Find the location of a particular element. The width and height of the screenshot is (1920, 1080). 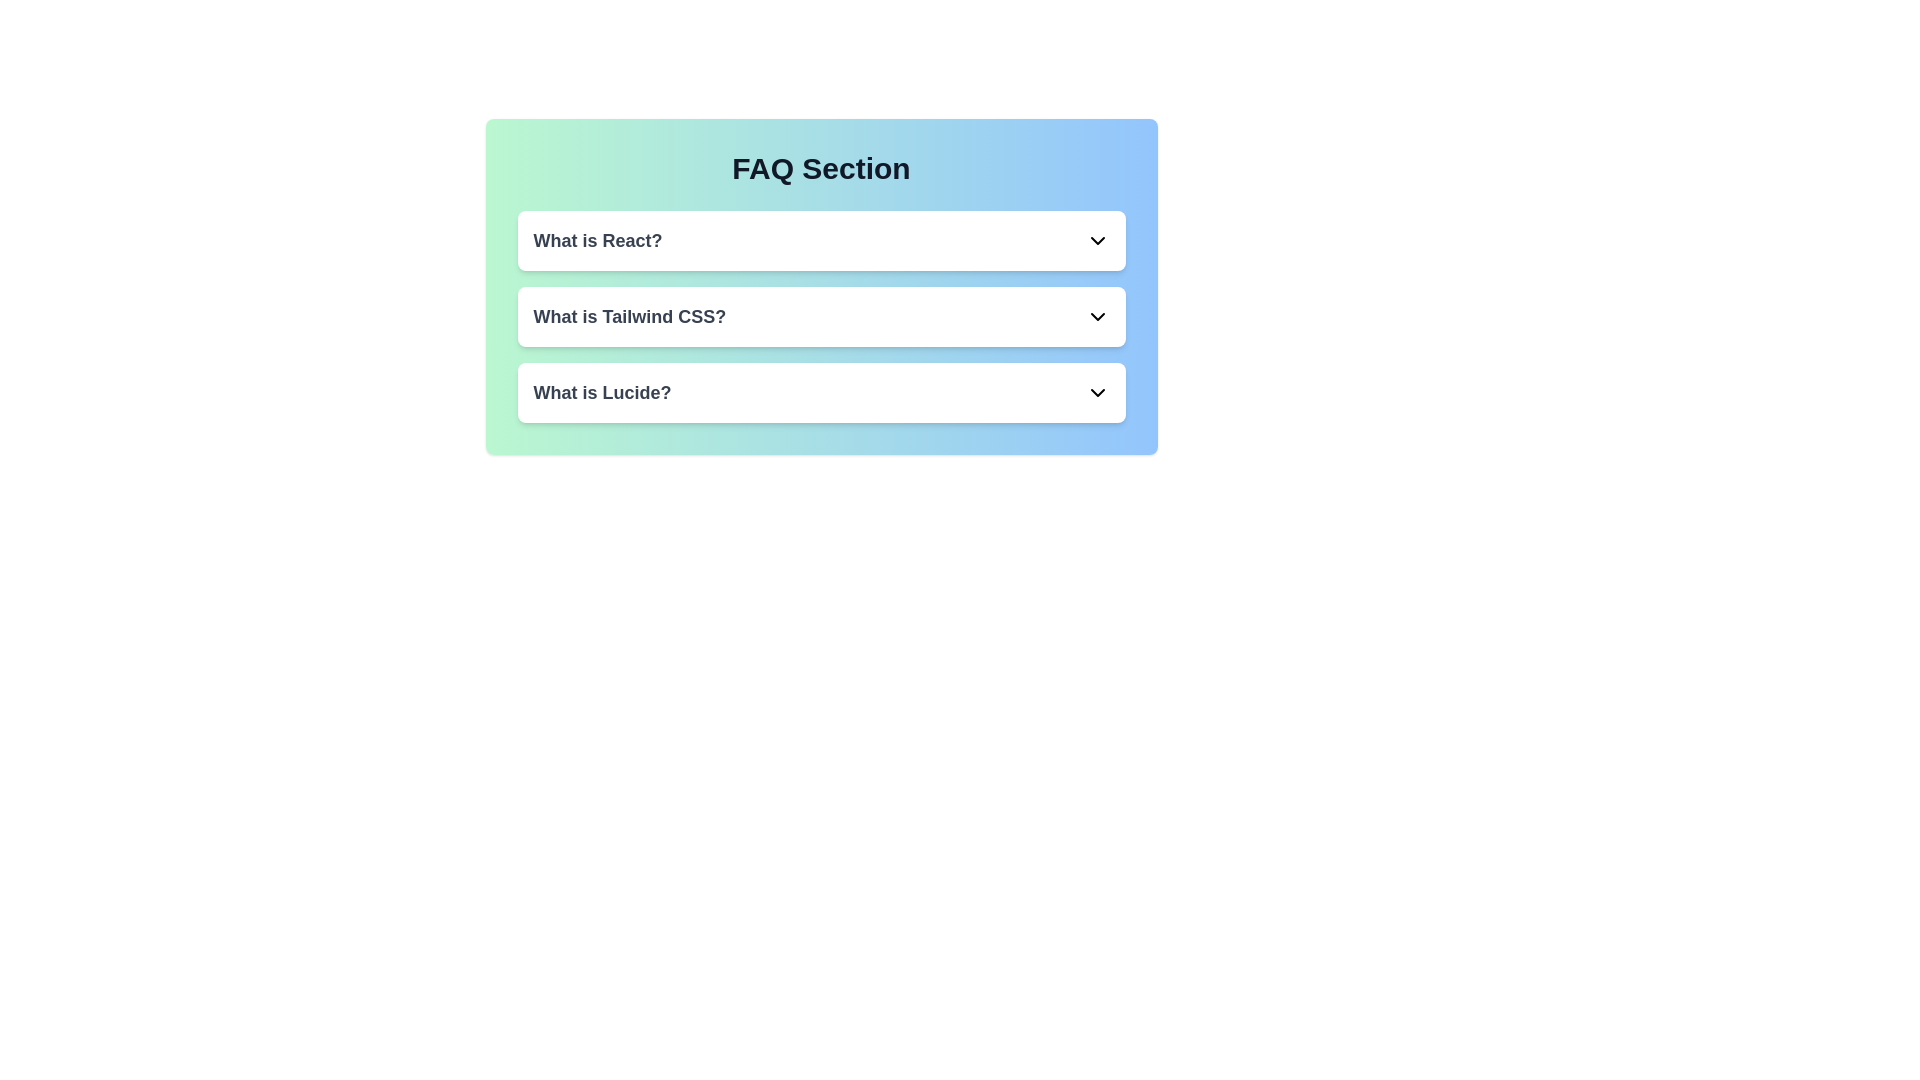

the chevron icon corresponding to the FAQ titled 'What is React?' to toggle its expansion state is located at coordinates (1096, 239).